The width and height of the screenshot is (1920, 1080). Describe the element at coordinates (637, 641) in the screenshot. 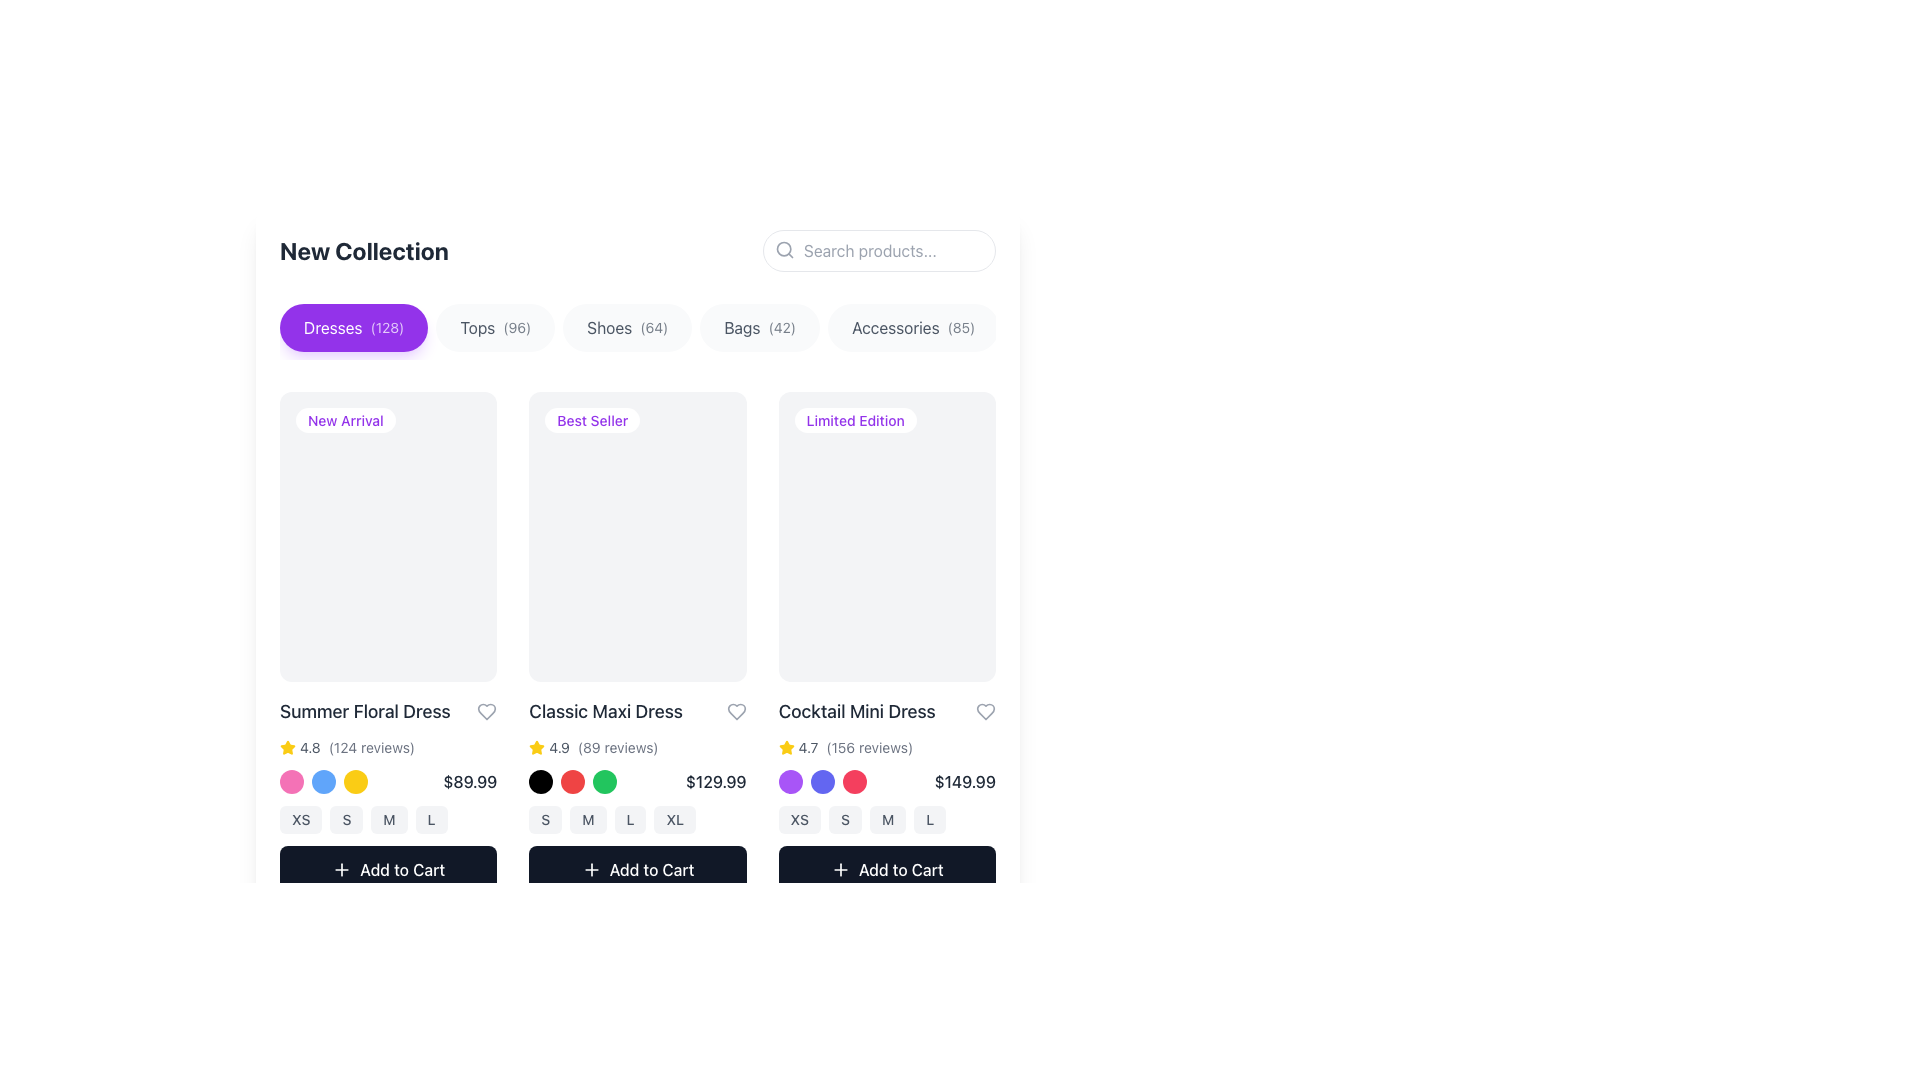

I see `the Product card located in the second column of the product grid under the 'New Collection' section to interact with it or see additional details` at that location.